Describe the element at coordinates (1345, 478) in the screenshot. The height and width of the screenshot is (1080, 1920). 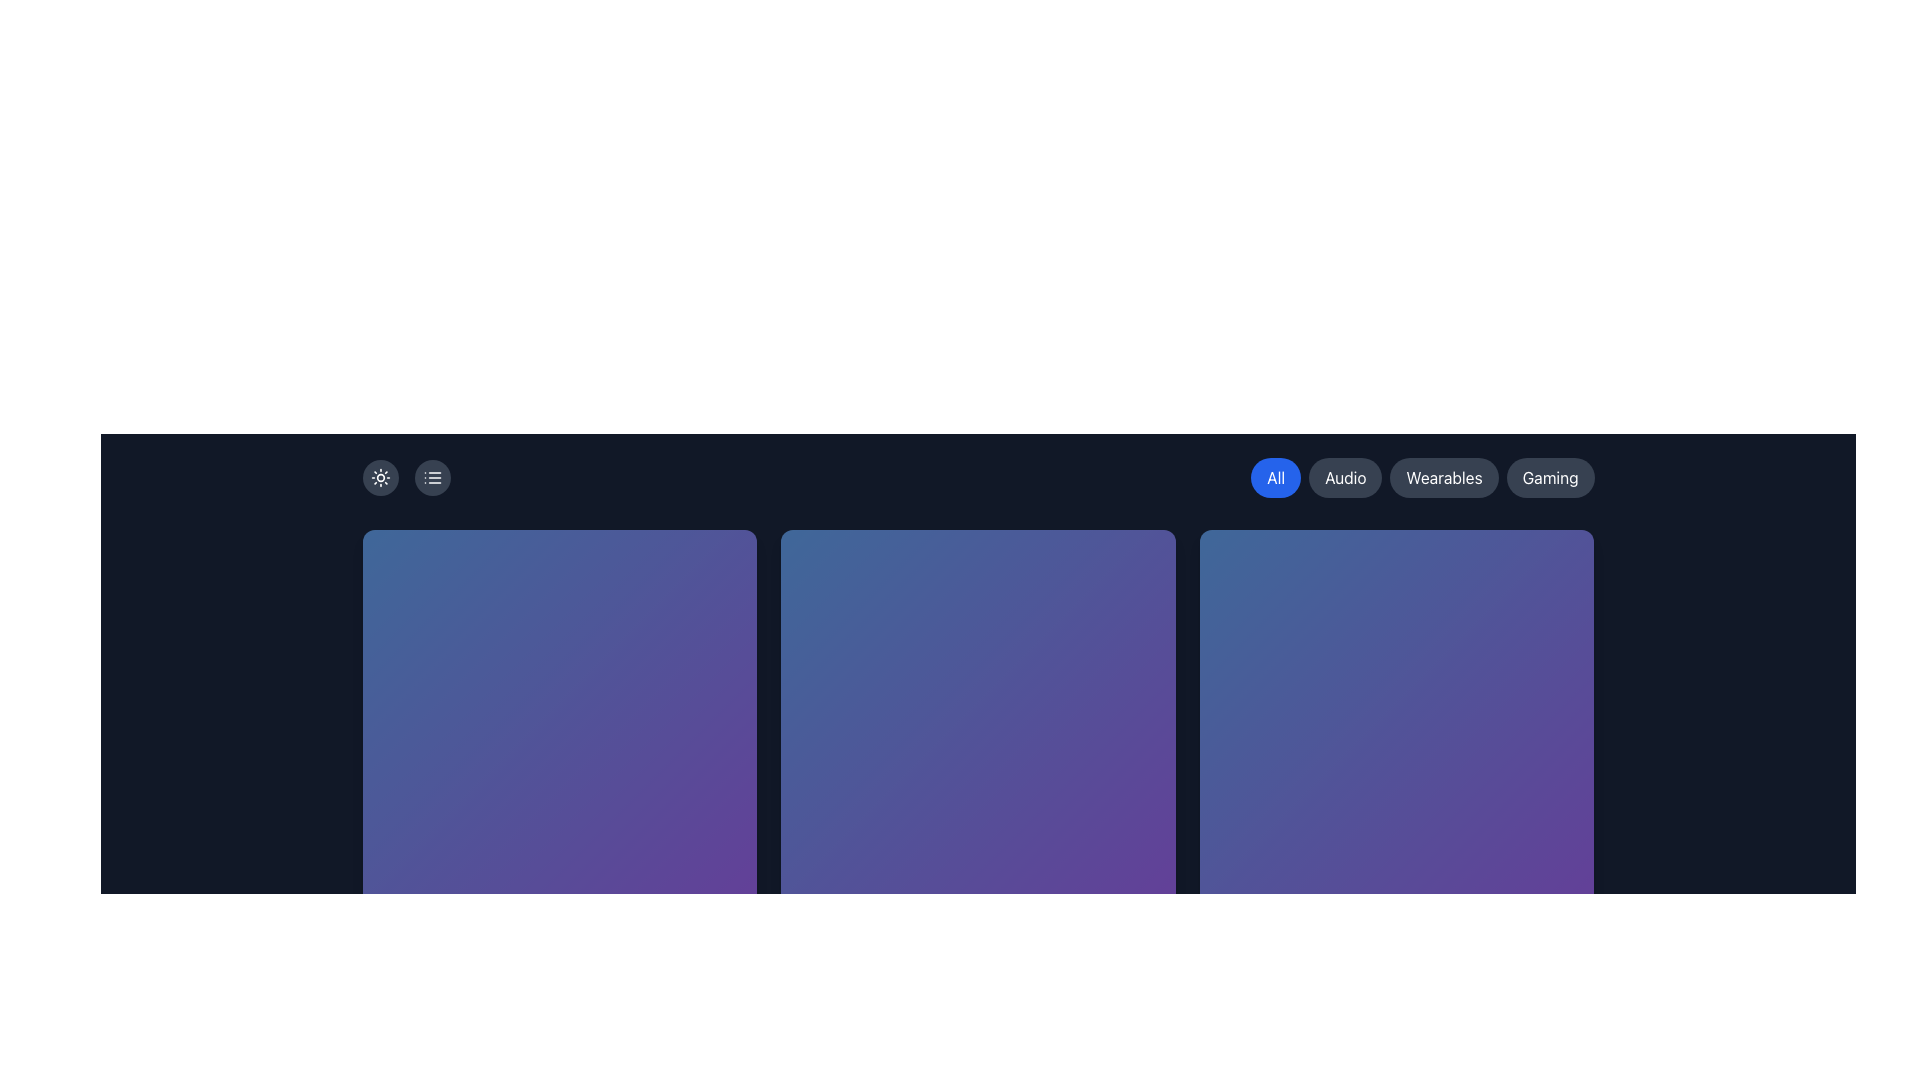
I see `the 'Audio' button, which is the second button in a series of horizontally arranged buttons with a dark gray background and white text, to trigger the hover effect` at that location.